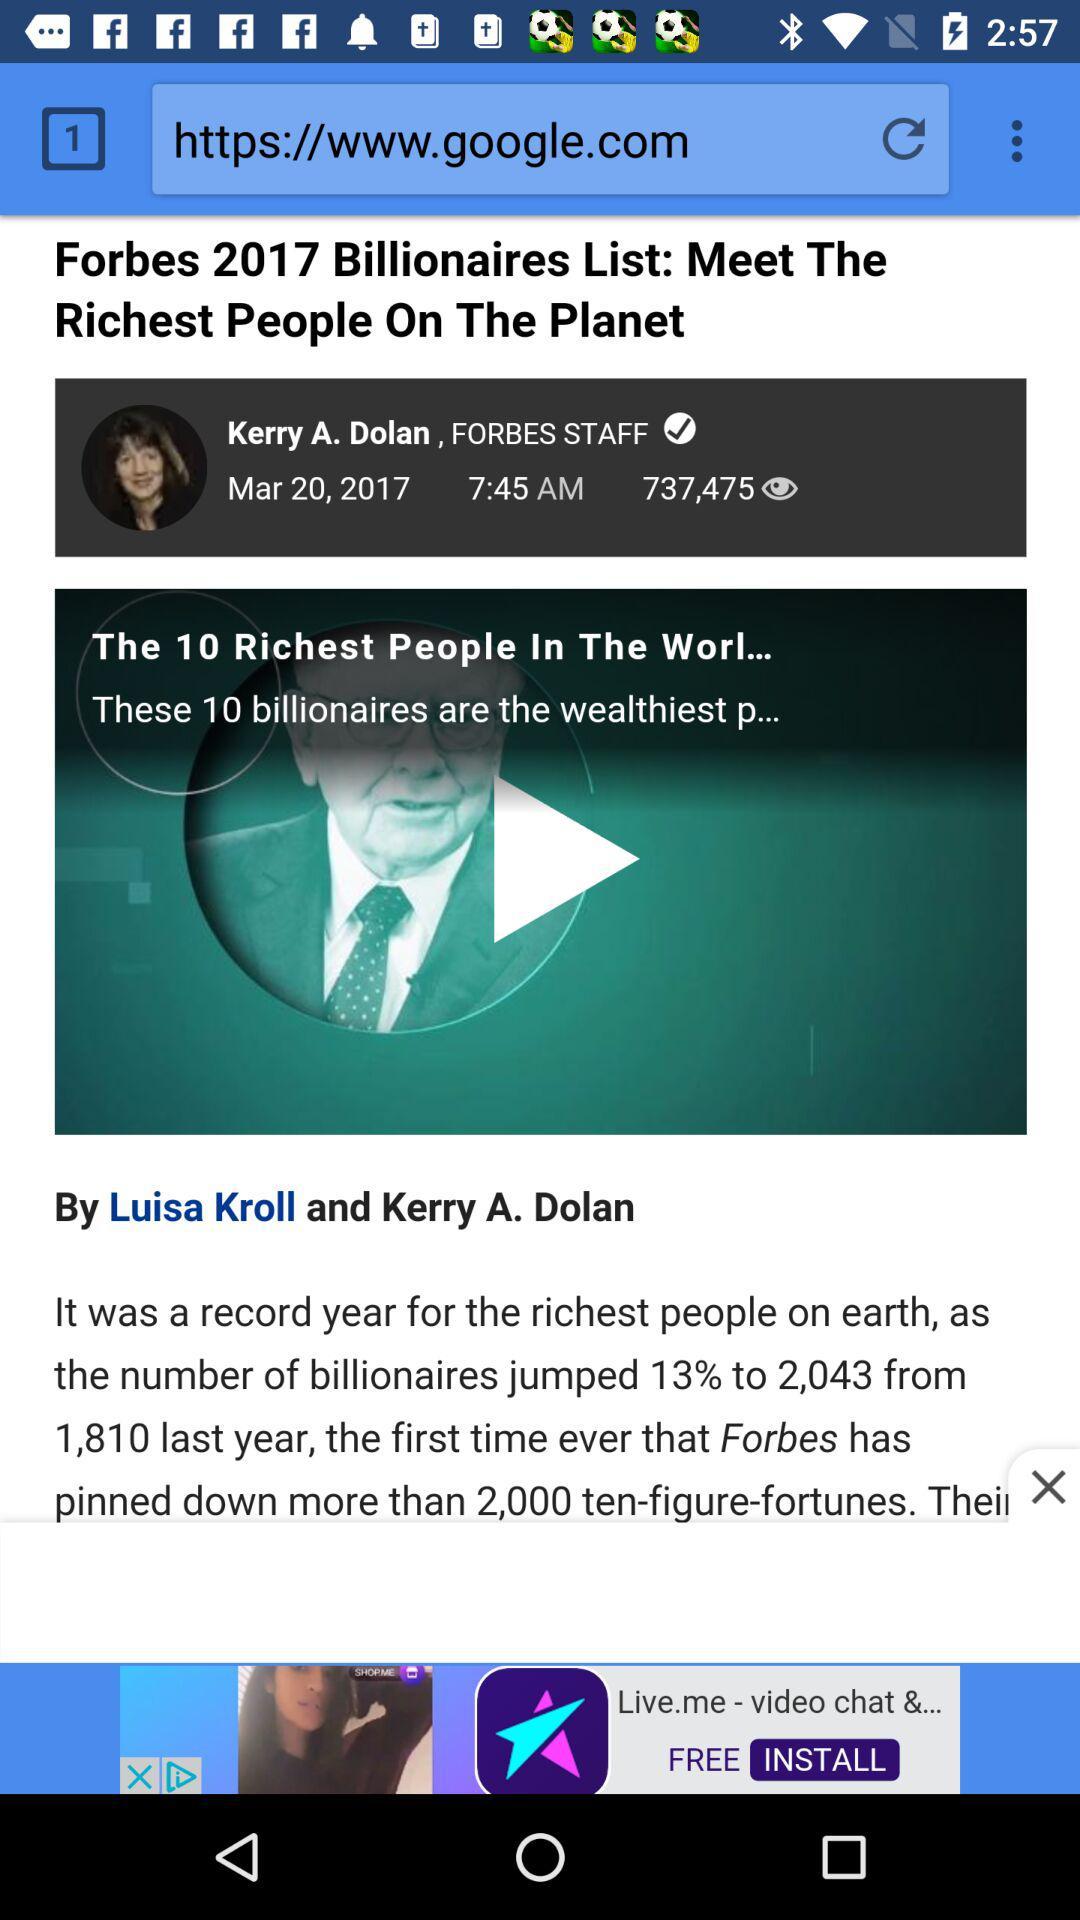 Image resolution: width=1080 pixels, height=1920 pixels. Describe the element at coordinates (540, 1727) in the screenshot. I see `advertisement` at that location.